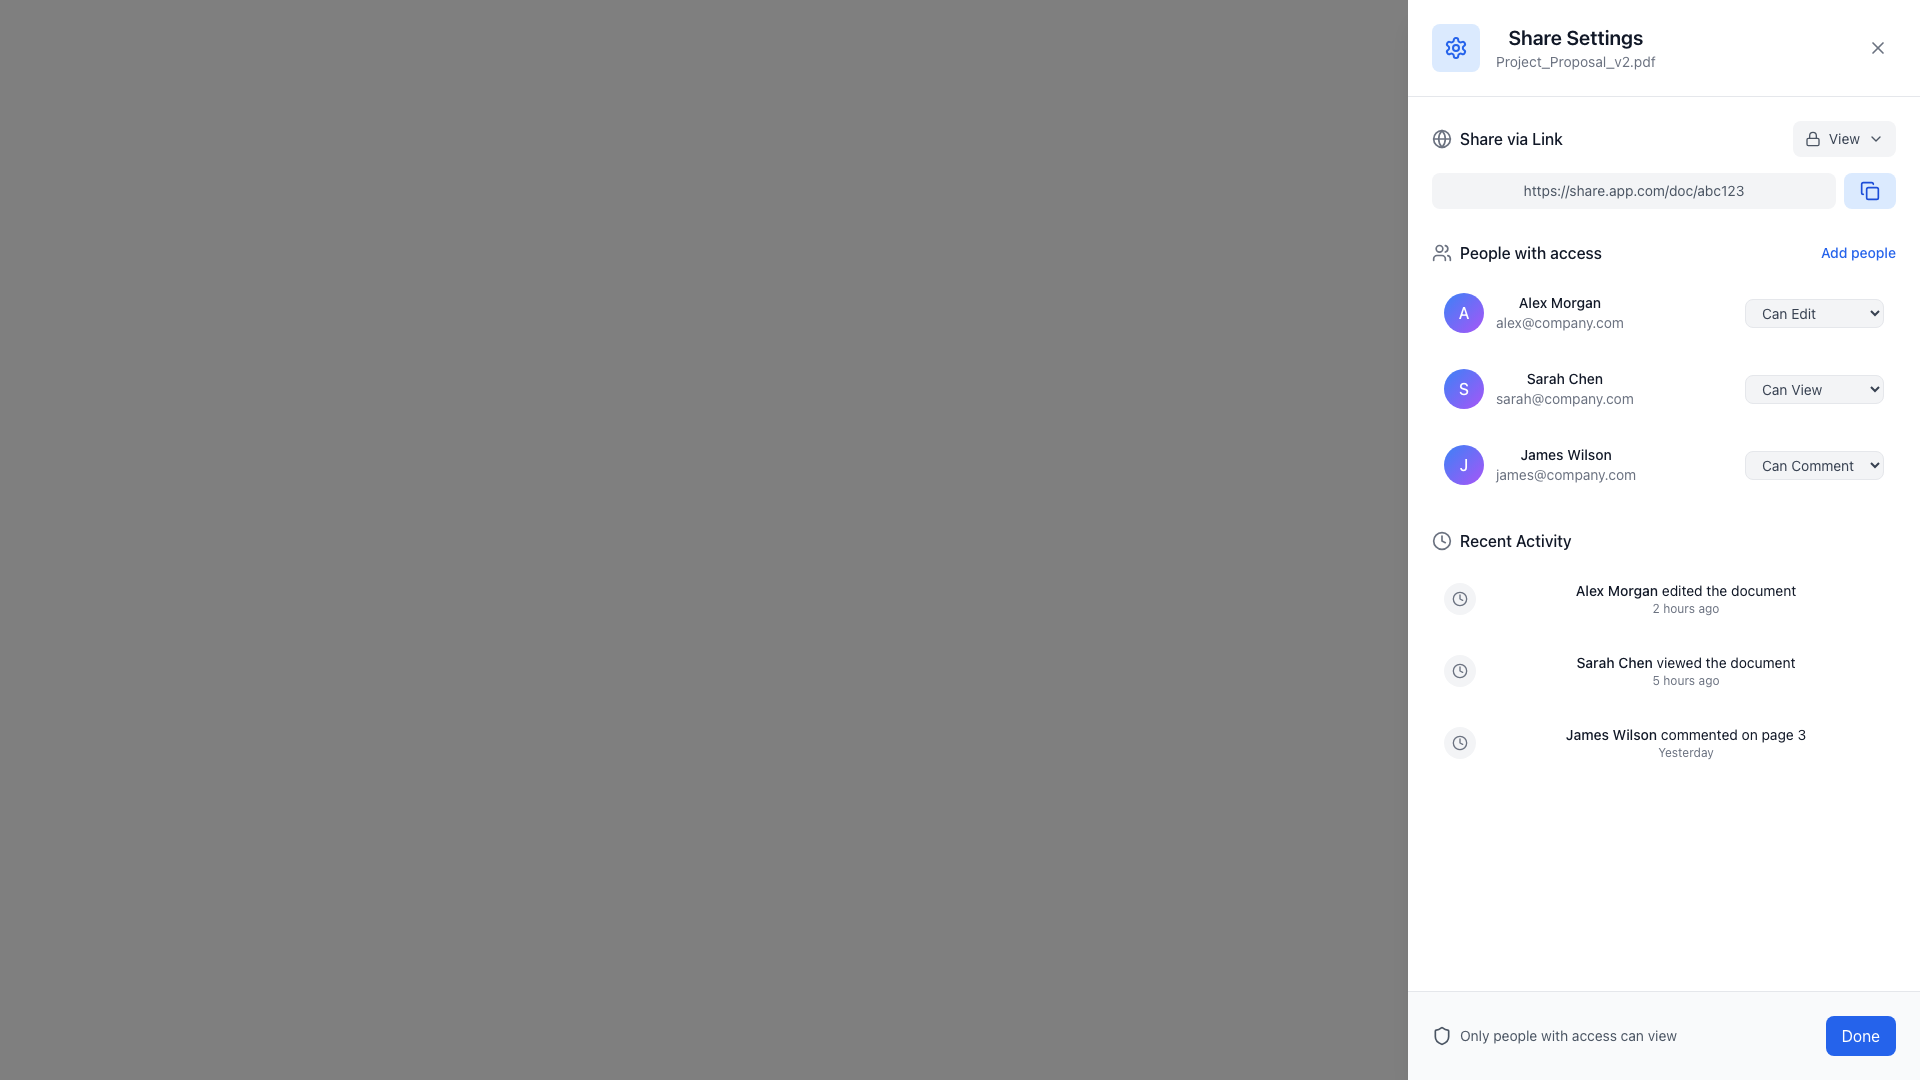 This screenshot has height=1080, width=1920. I want to click on the SVG circle component that resembles a clock, located near the activity feed section of the right-side panel, so click(1459, 743).